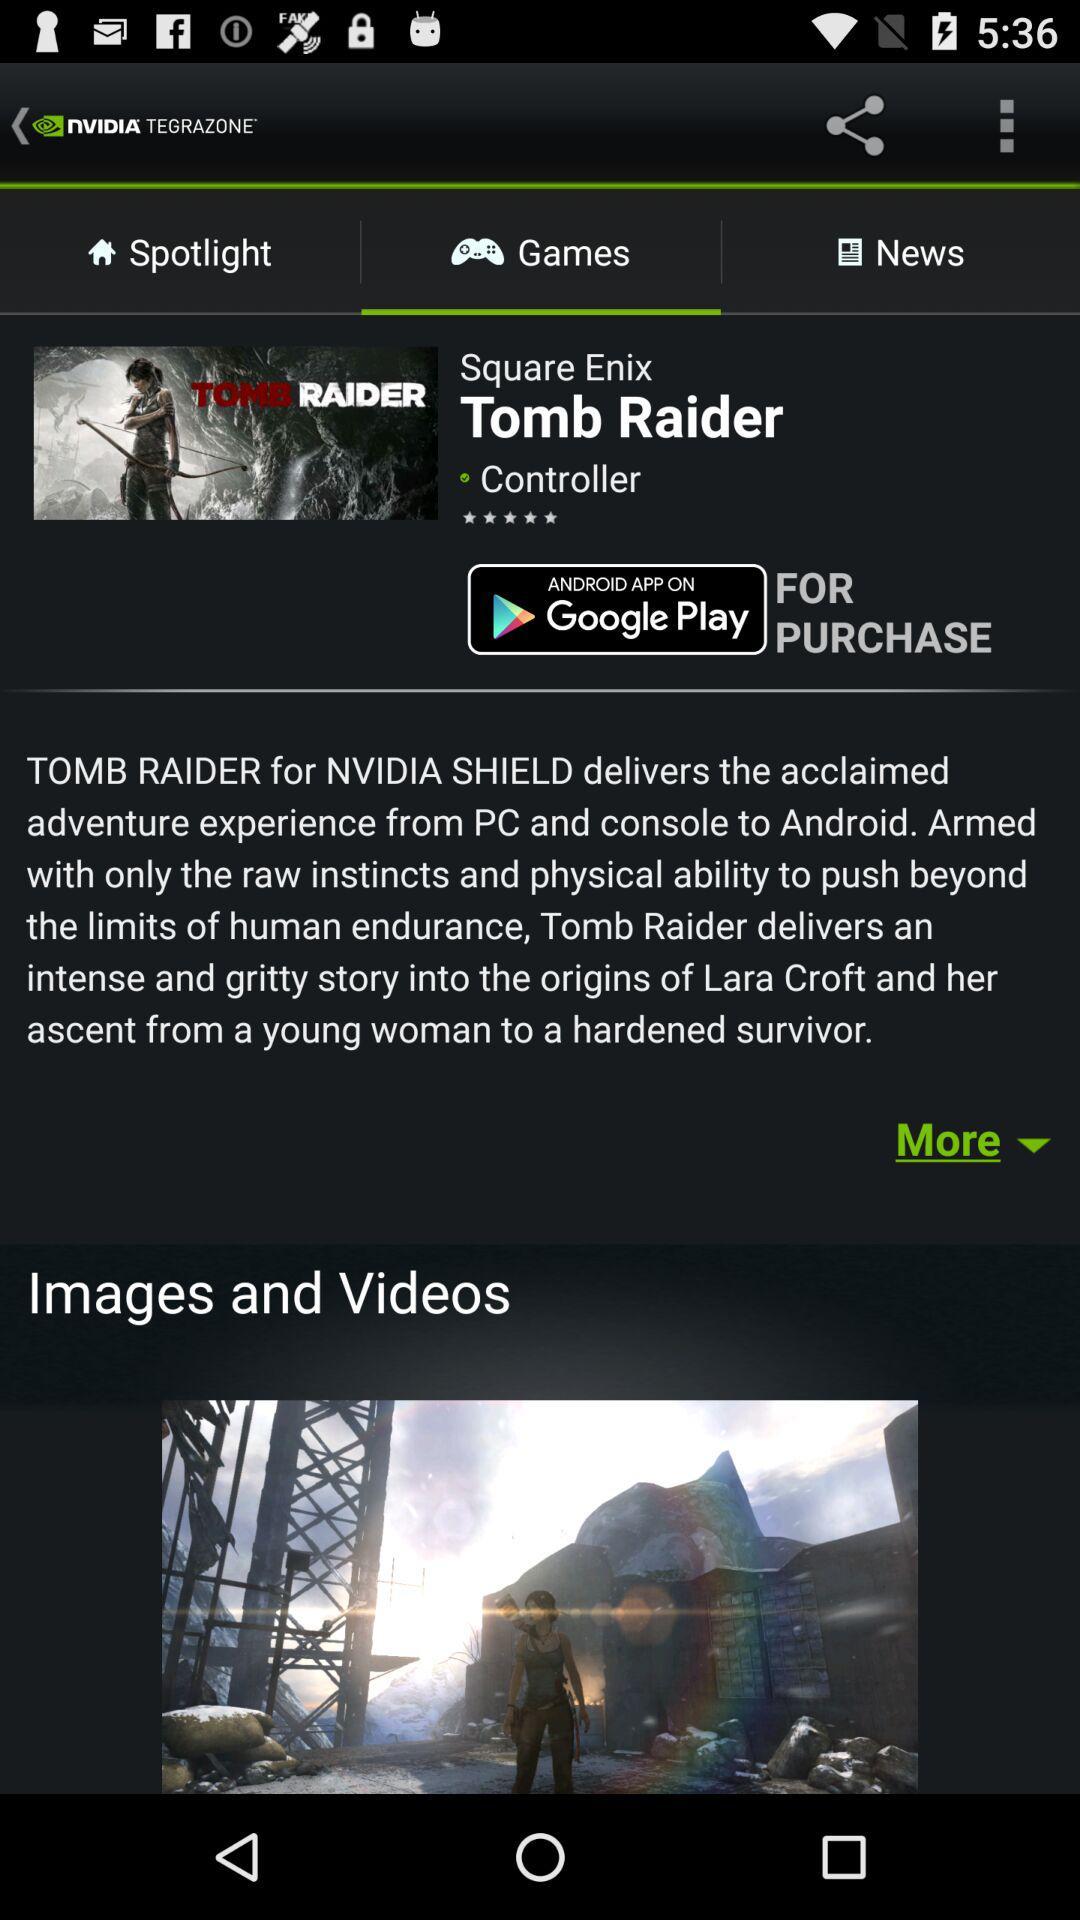  I want to click on the share icon, so click(858, 124).